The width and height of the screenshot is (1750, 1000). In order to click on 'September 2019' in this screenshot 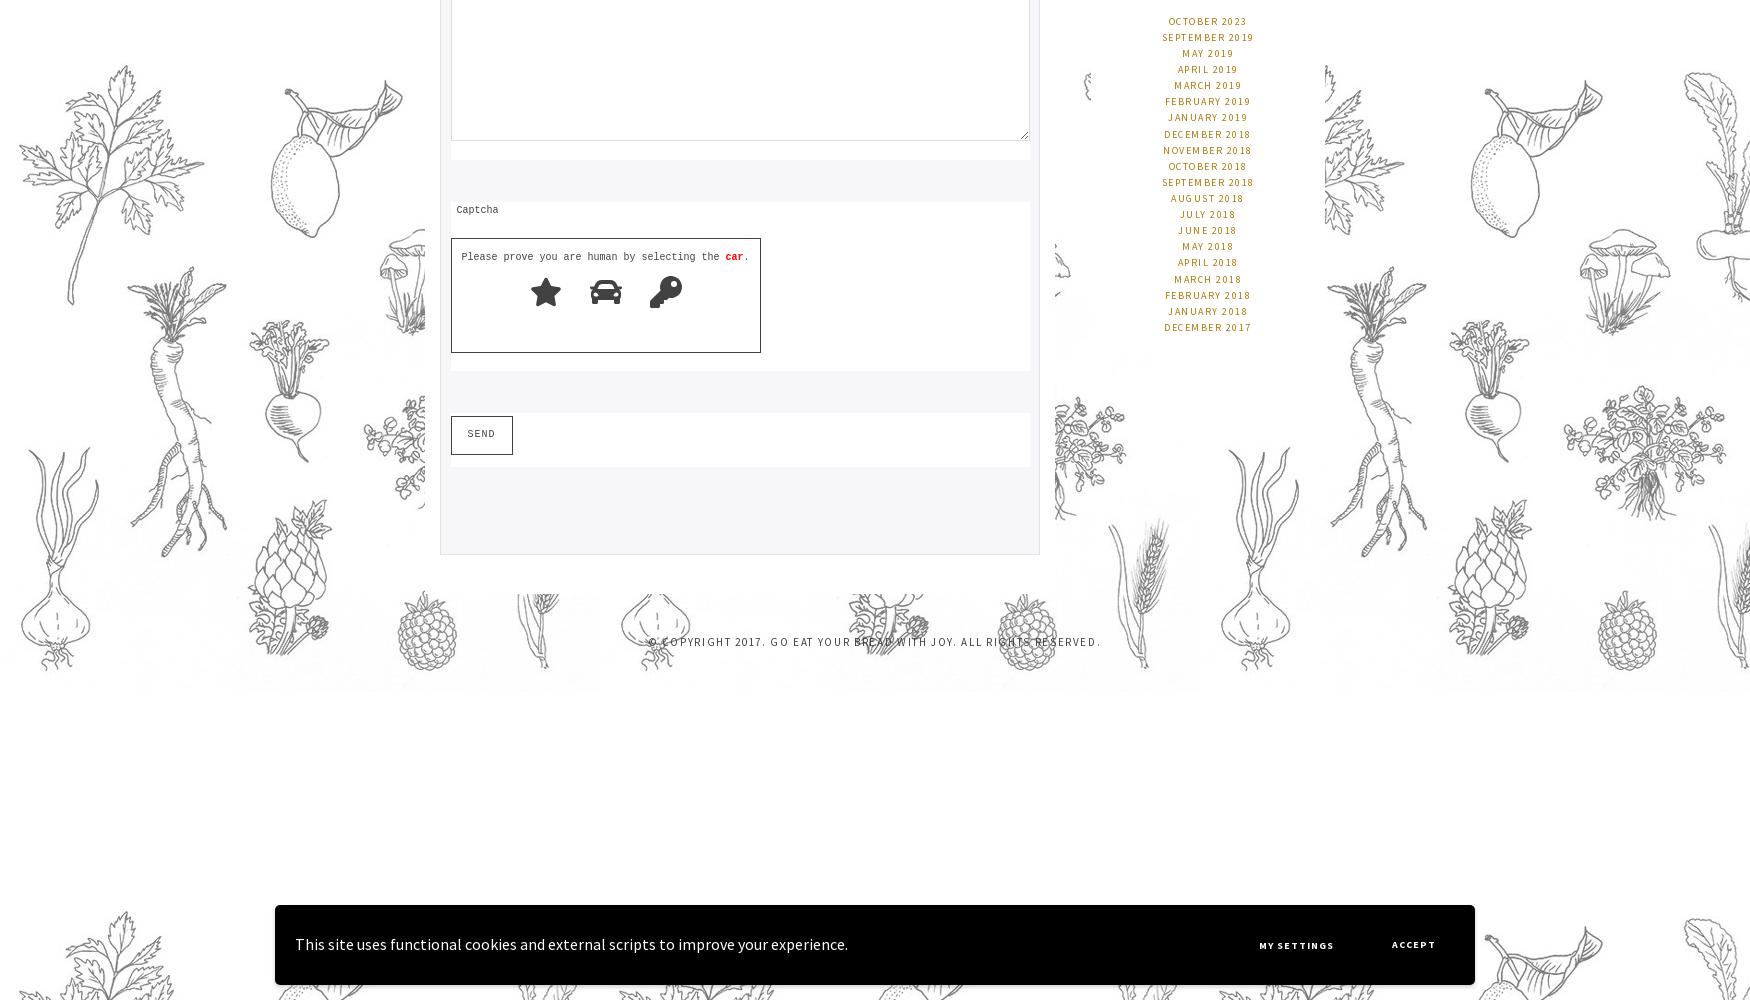, I will do `click(1207, 36)`.